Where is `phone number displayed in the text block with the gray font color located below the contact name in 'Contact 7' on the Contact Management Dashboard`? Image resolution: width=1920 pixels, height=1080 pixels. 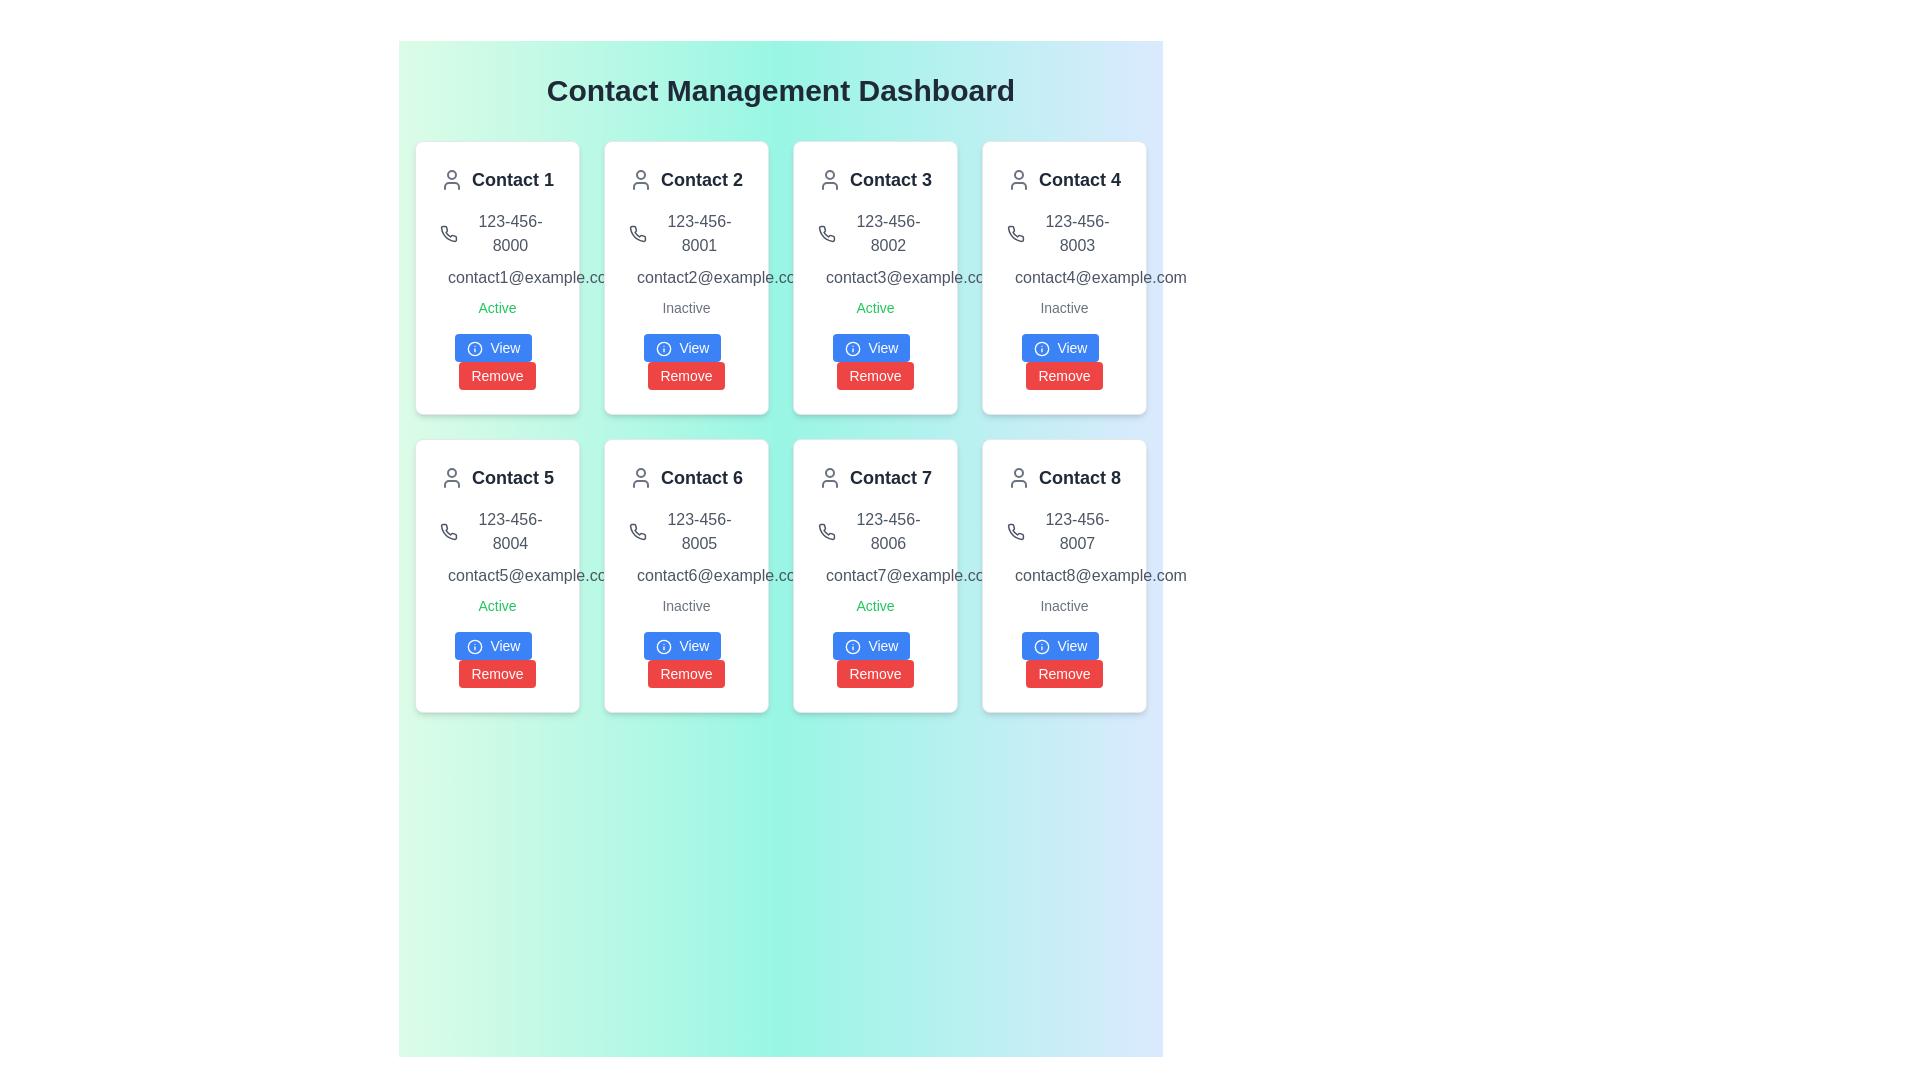
phone number displayed in the text block with the gray font color located below the contact name in 'Contact 7' on the Contact Management Dashboard is located at coordinates (875, 531).